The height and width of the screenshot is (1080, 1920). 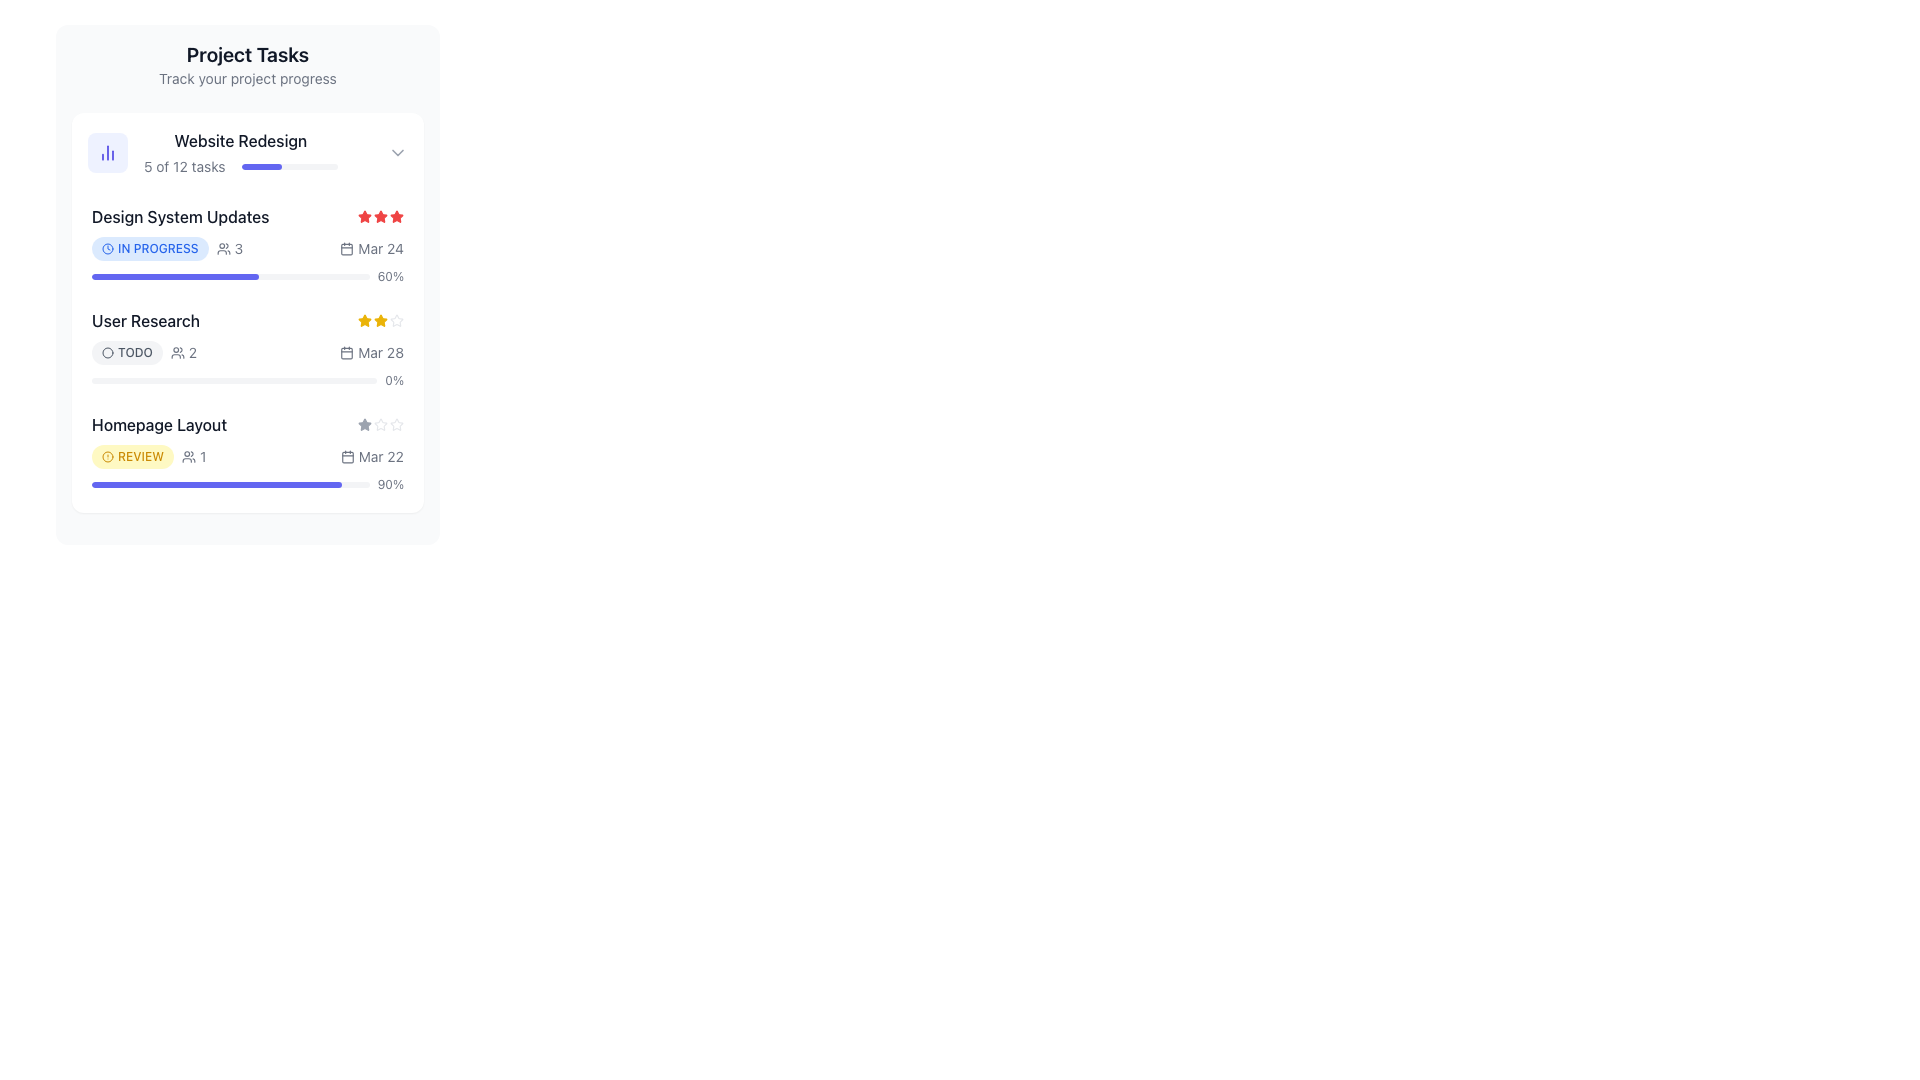 I want to click on the static text label displaying the progress percentage value (currently 0%) located at the far right end of the progress bar in the 'User Research' task section, so click(x=394, y=381).